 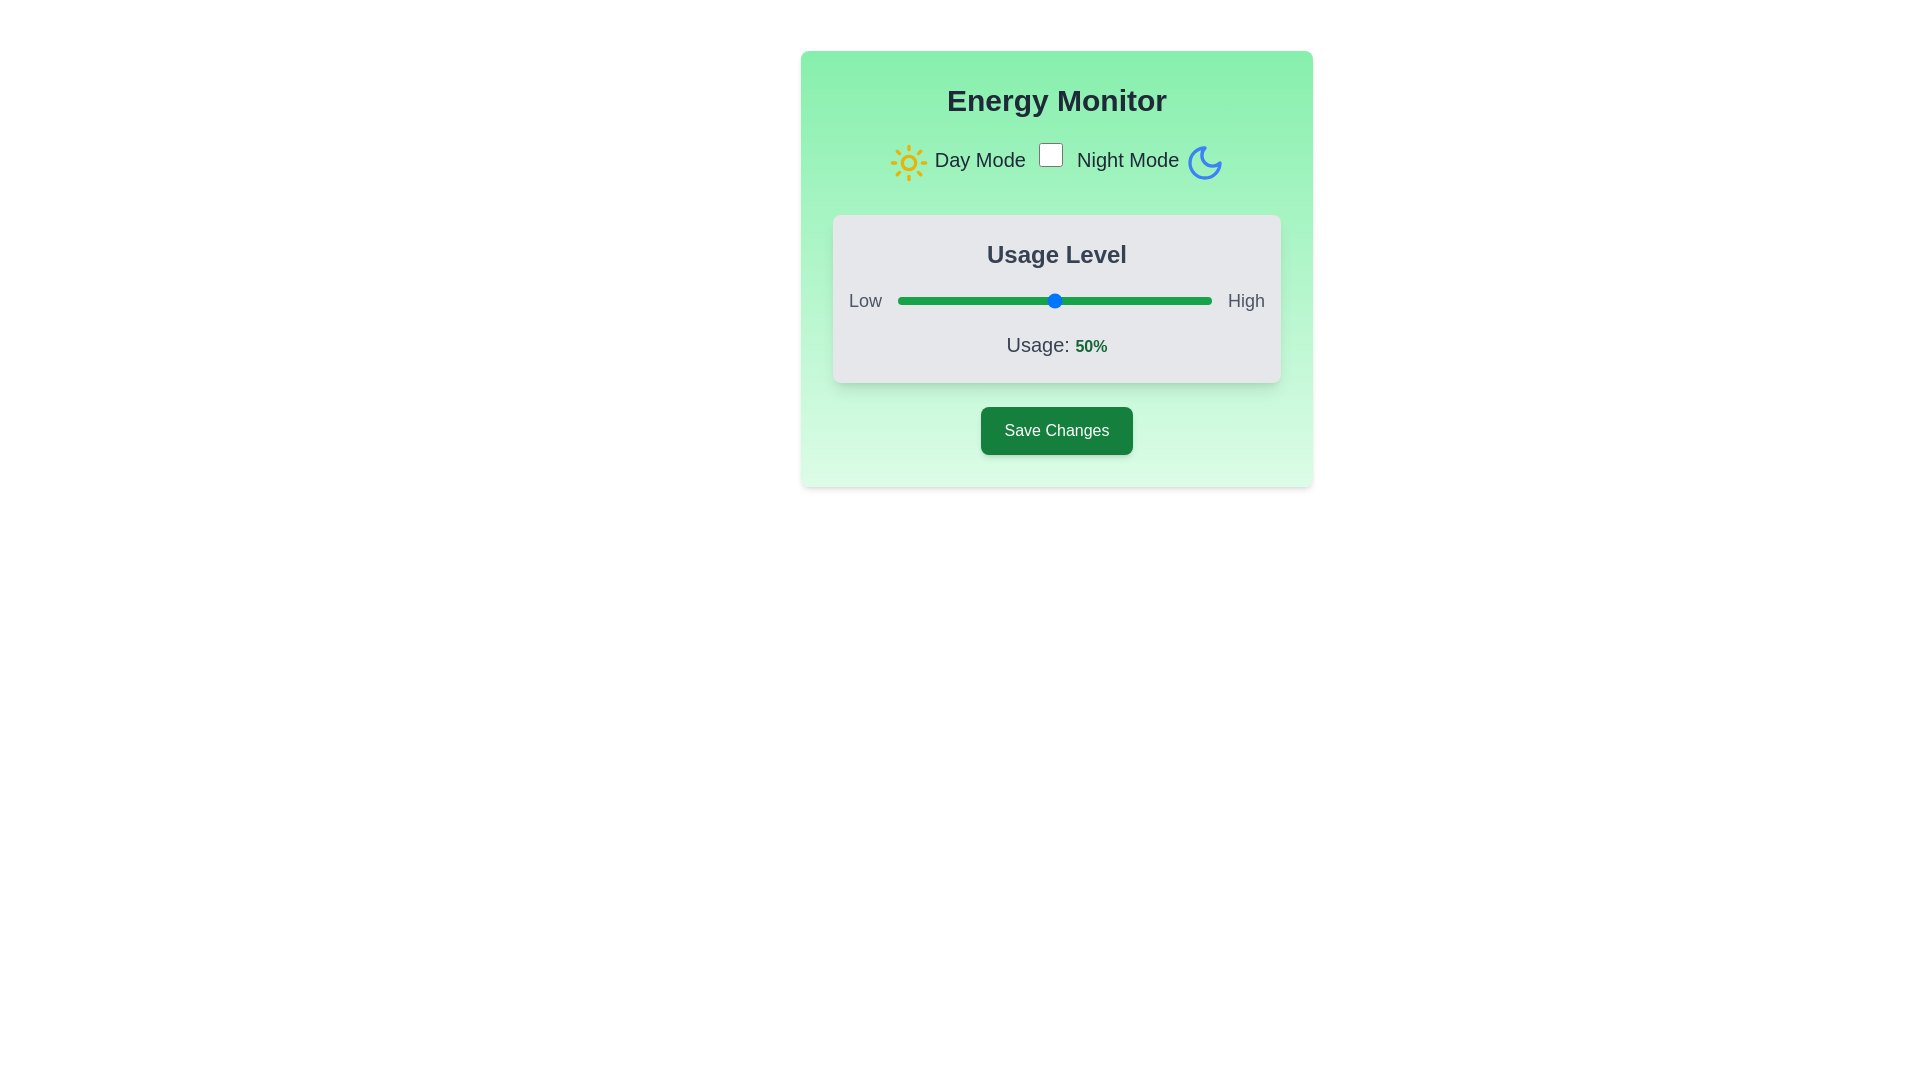 What do you see at coordinates (931, 300) in the screenshot?
I see `the slider` at bounding box center [931, 300].